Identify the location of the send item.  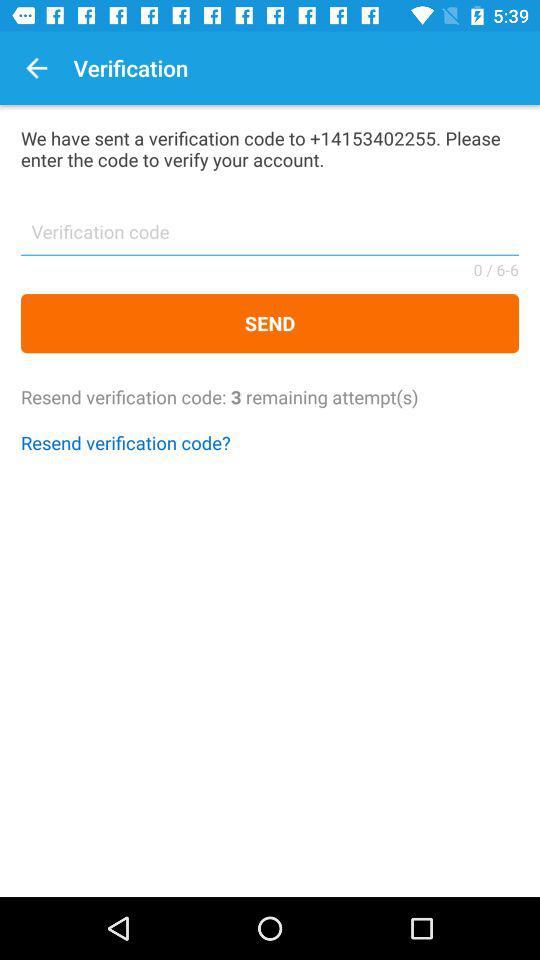
(270, 323).